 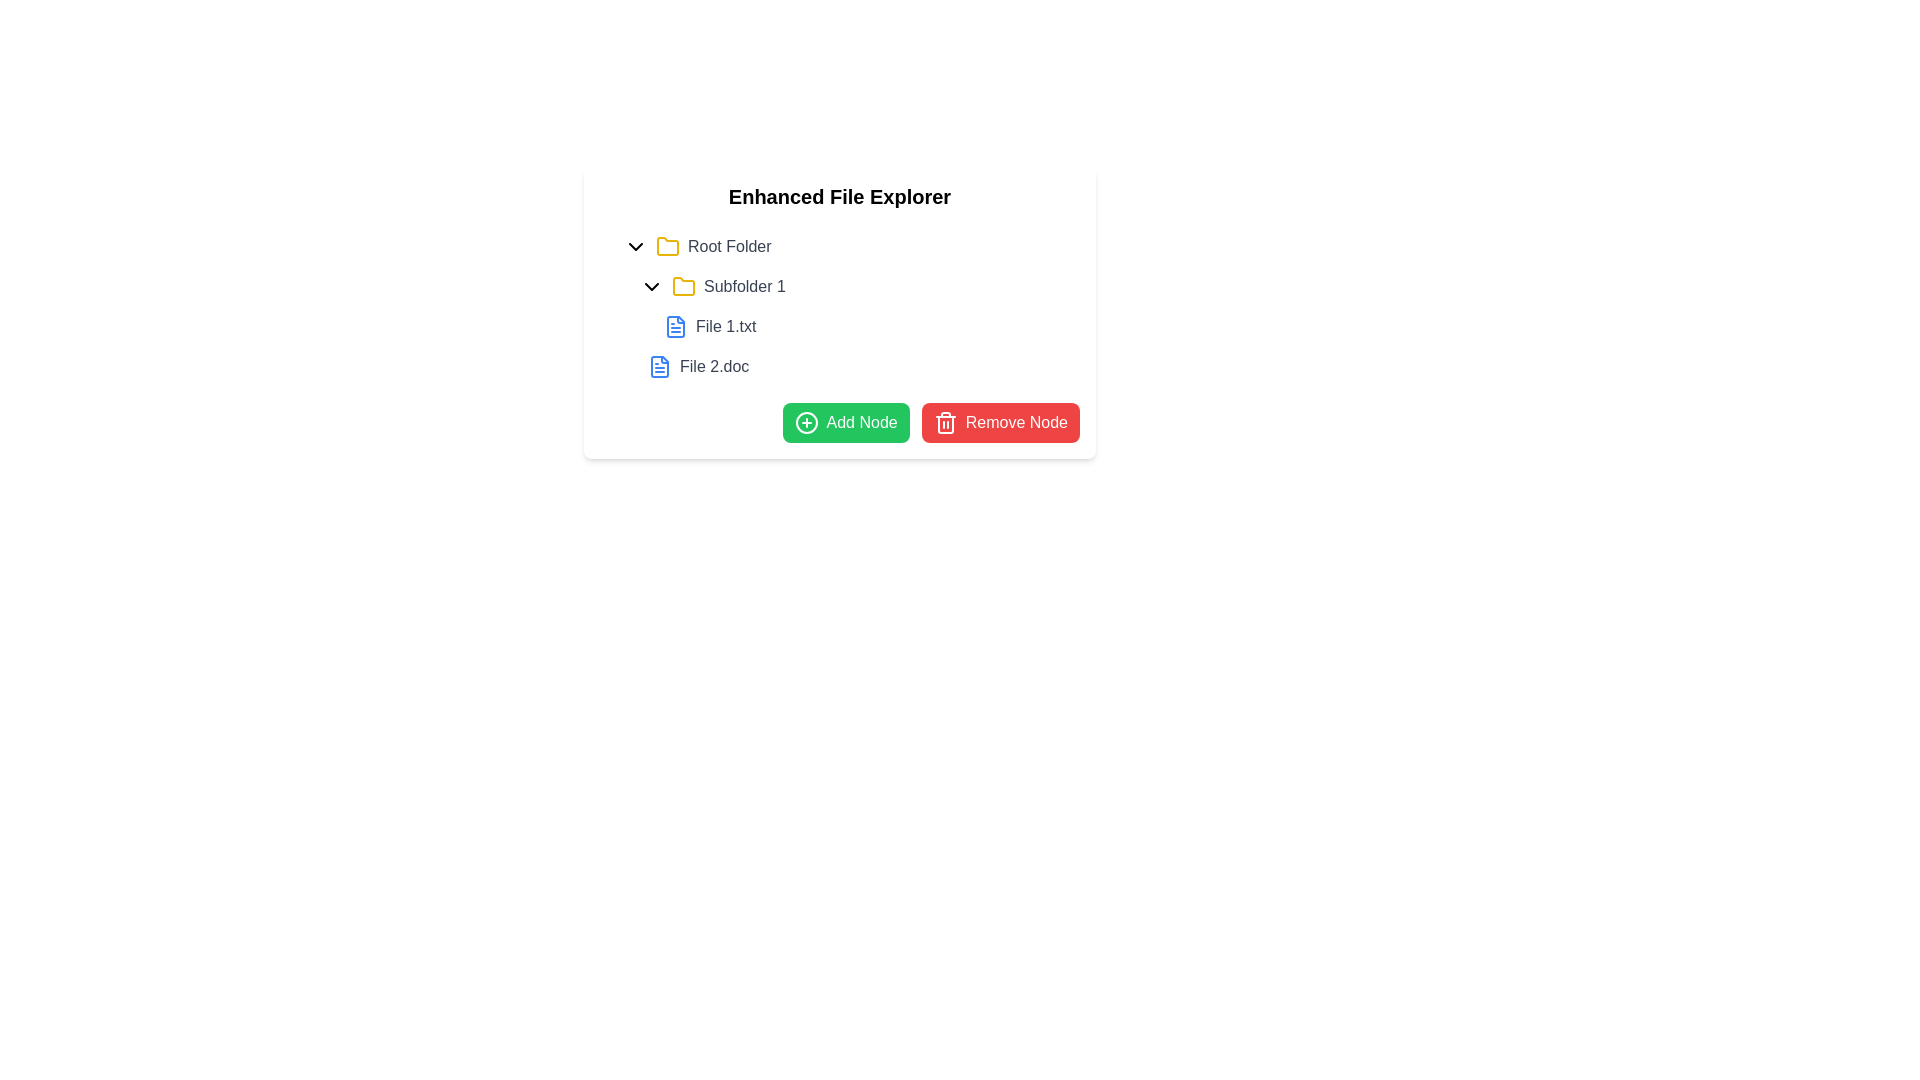 I want to click on the trash bin icon with a red background next to the 'Remove Node' text, so click(x=944, y=422).